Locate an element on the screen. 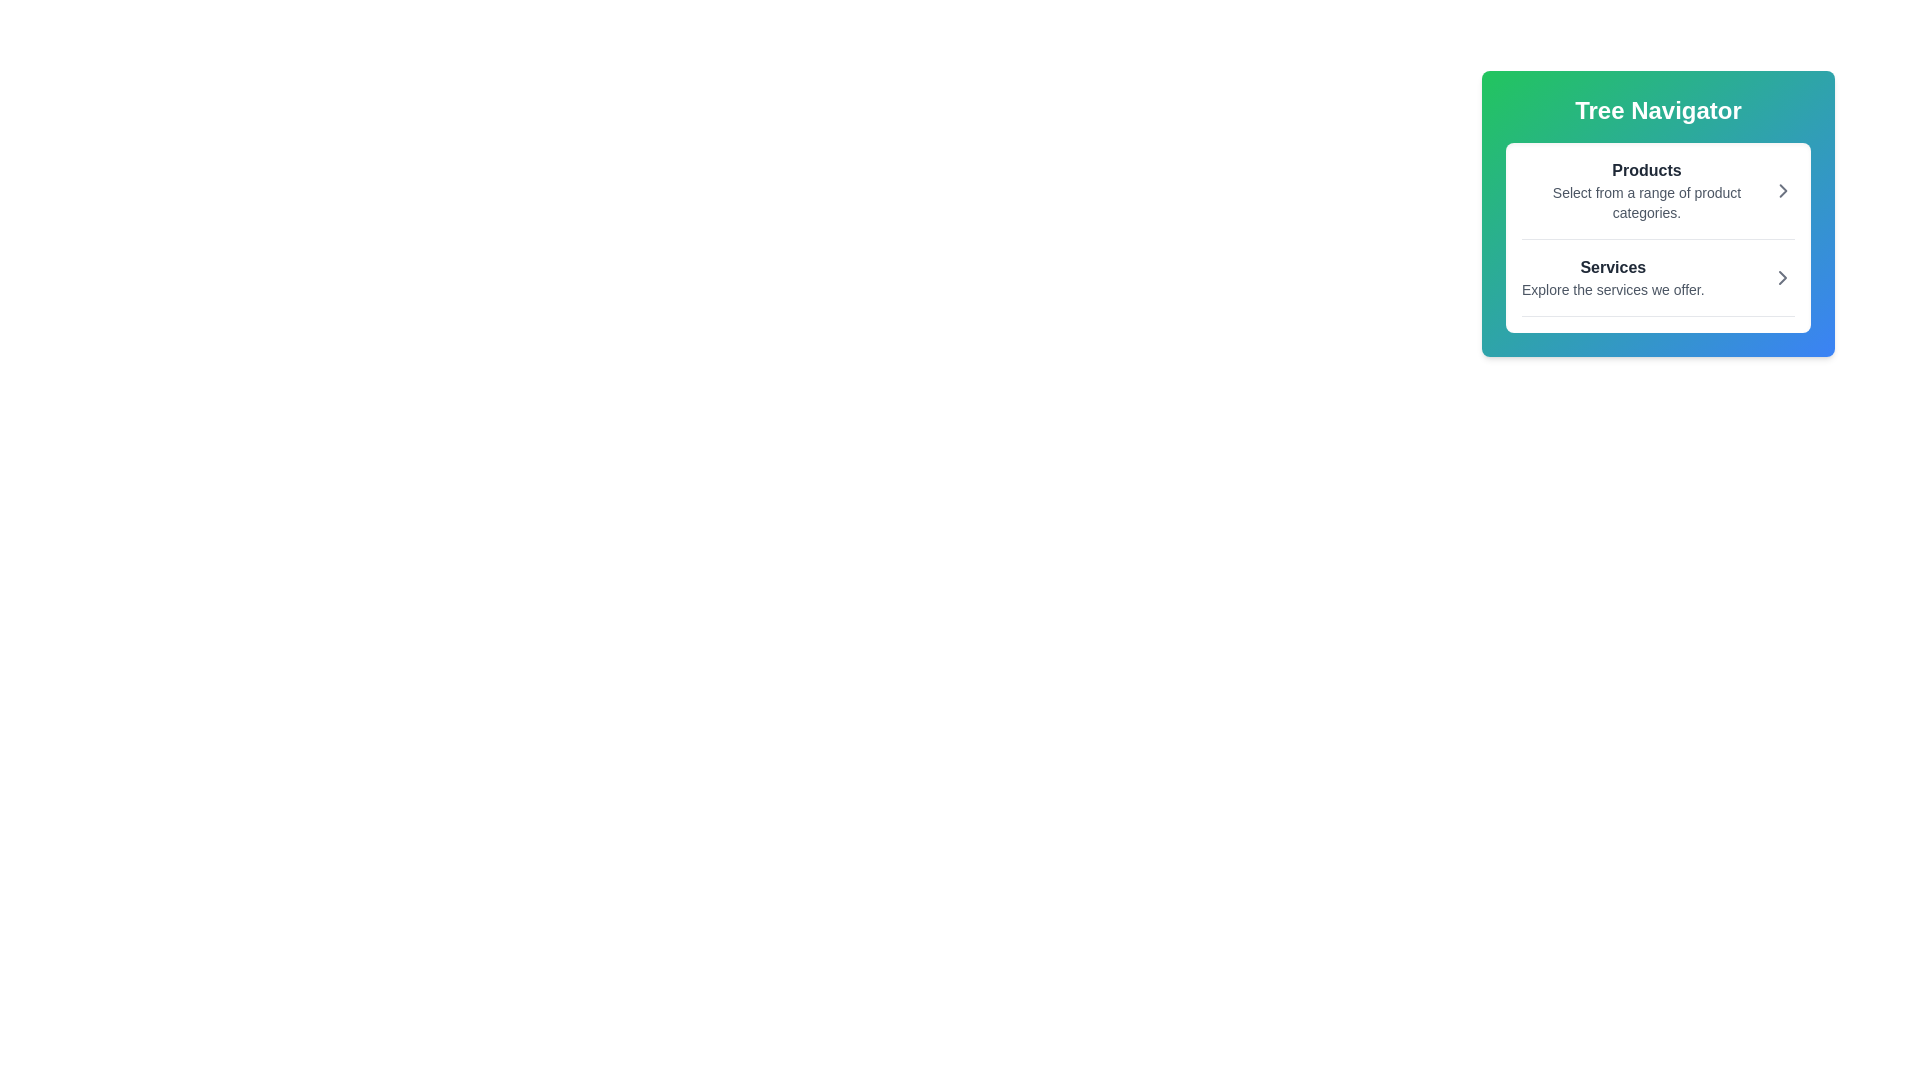  the 'Tree Navigator' text label, which is bold and white, positioned near the top of a gradient box transitioning from green to blue is located at coordinates (1658, 111).